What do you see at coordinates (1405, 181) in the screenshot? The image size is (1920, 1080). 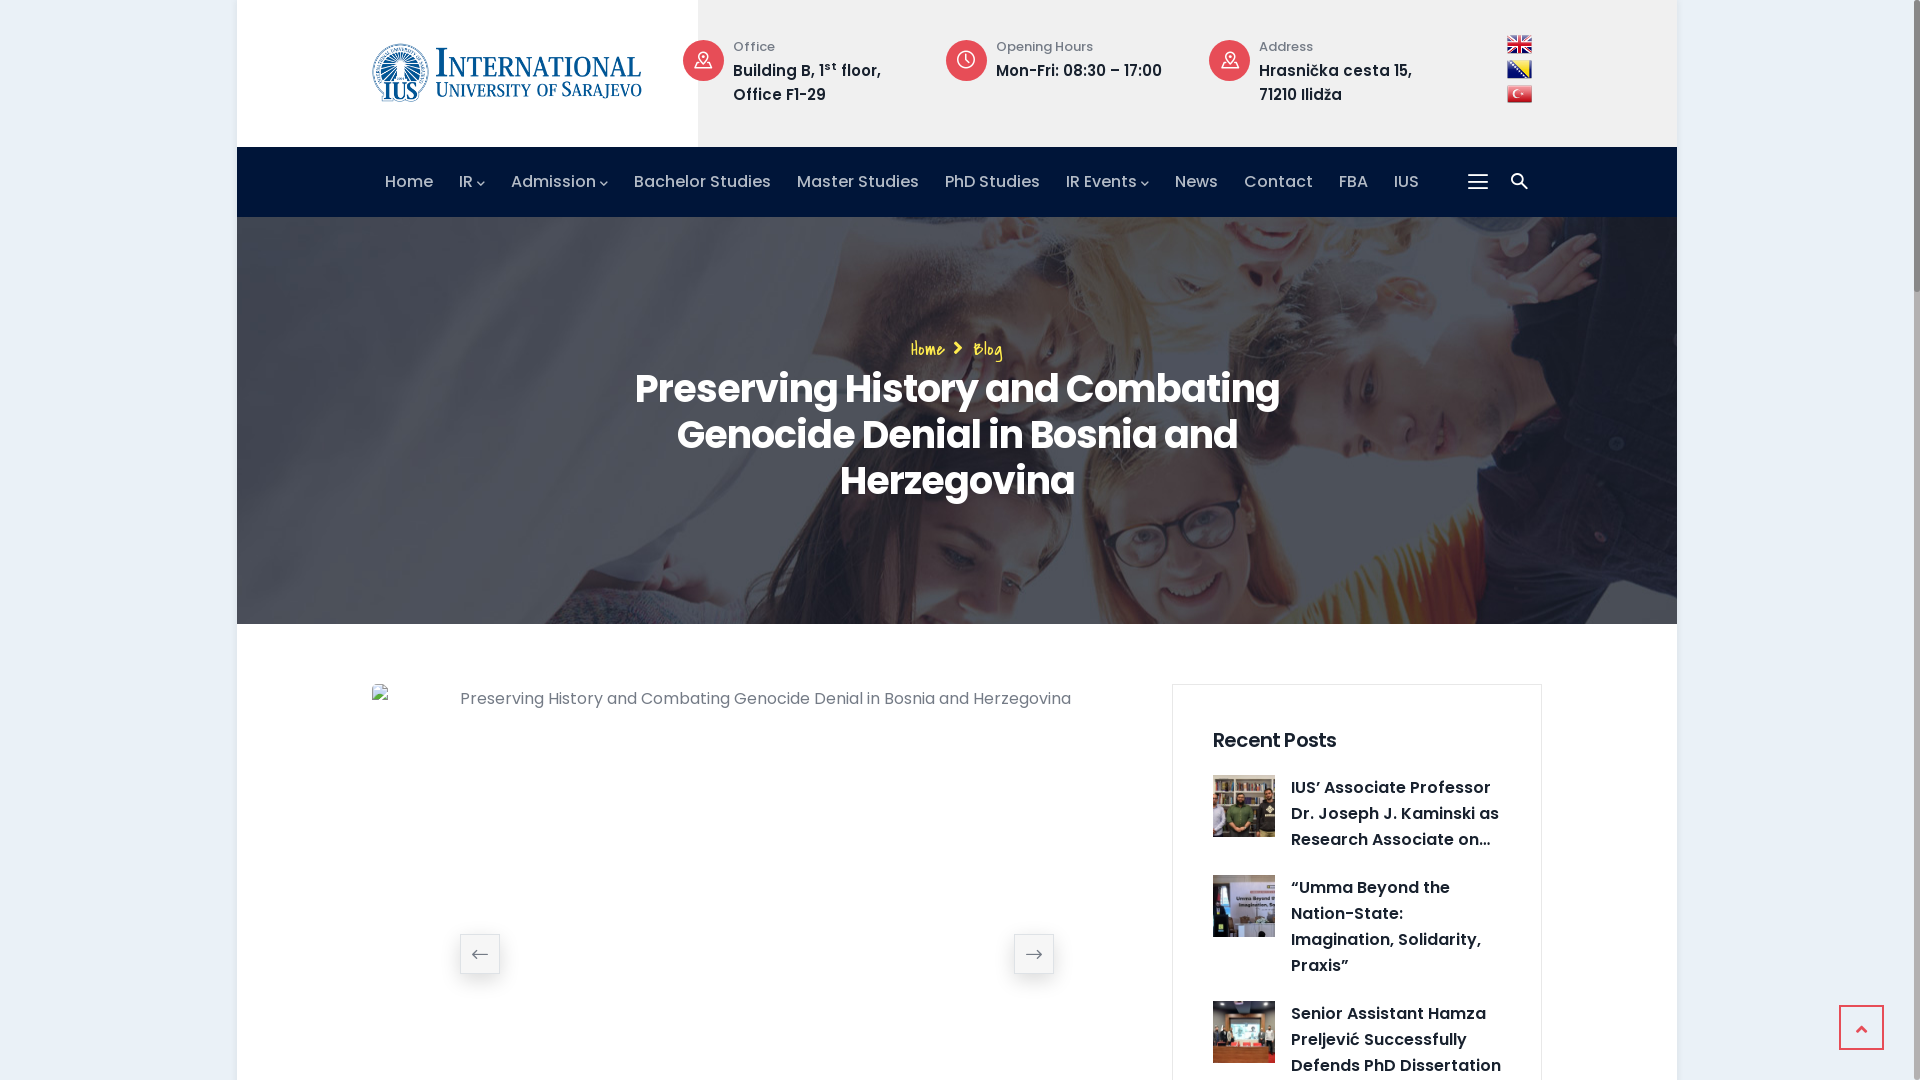 I see `'IUS'` at bounding box center [1405, 181].